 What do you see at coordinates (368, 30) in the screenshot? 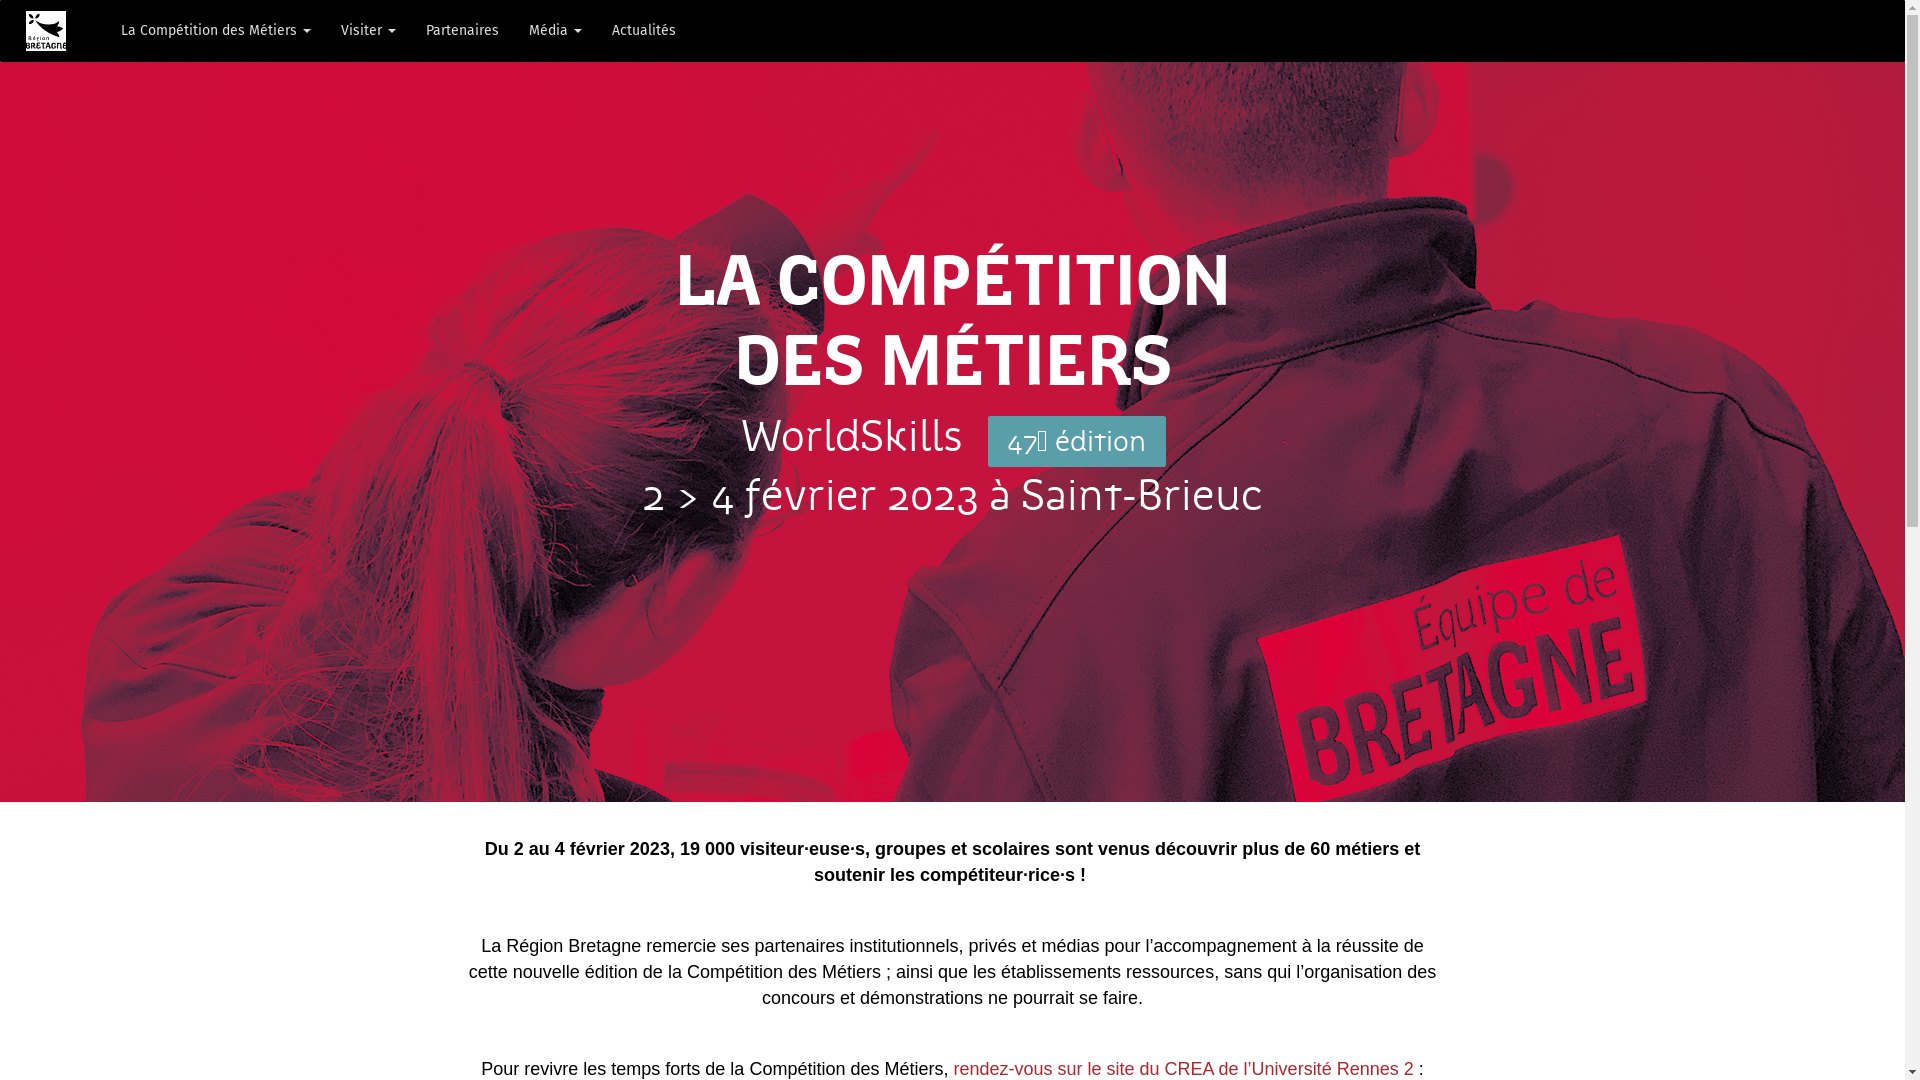
I see `'Visiter'` at bounding box center [368, 30].